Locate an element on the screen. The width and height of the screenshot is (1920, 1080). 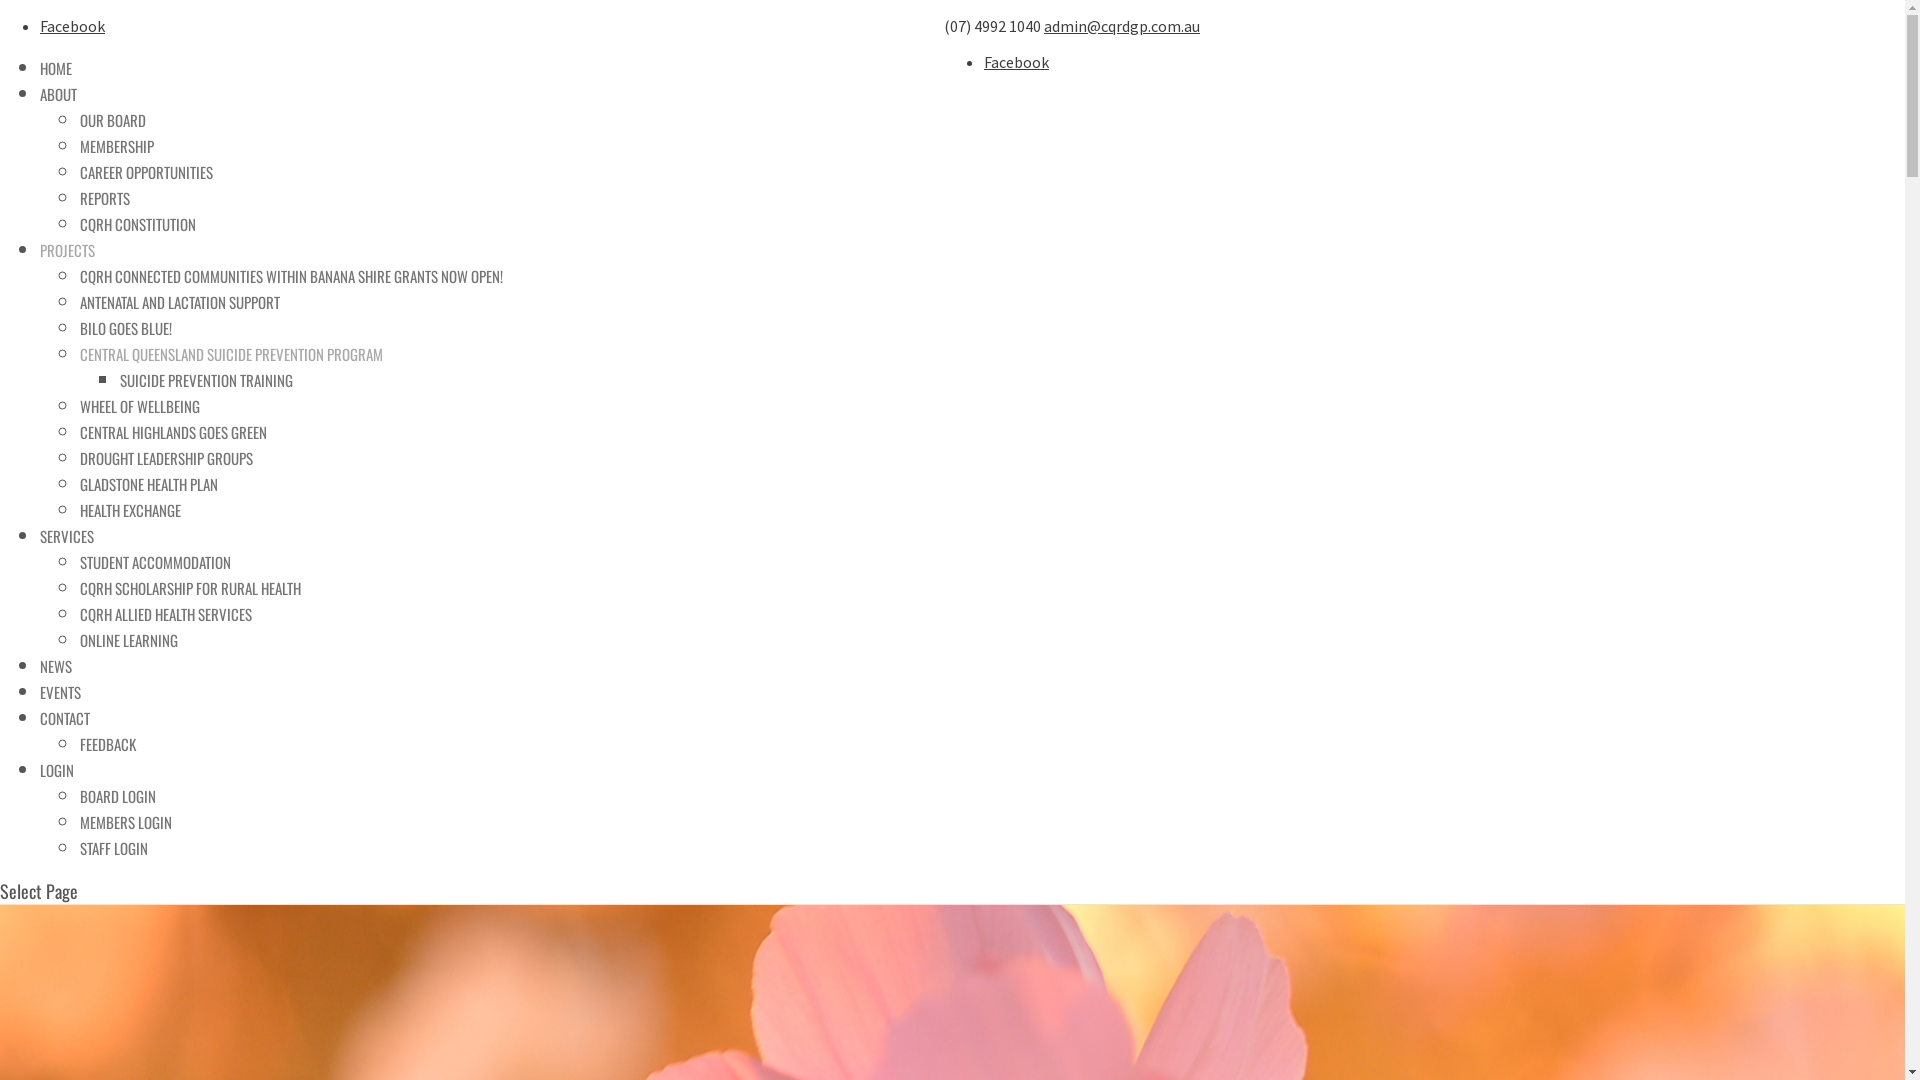
'MEMBERS LOGIN' is located at coordinates (124, 821).